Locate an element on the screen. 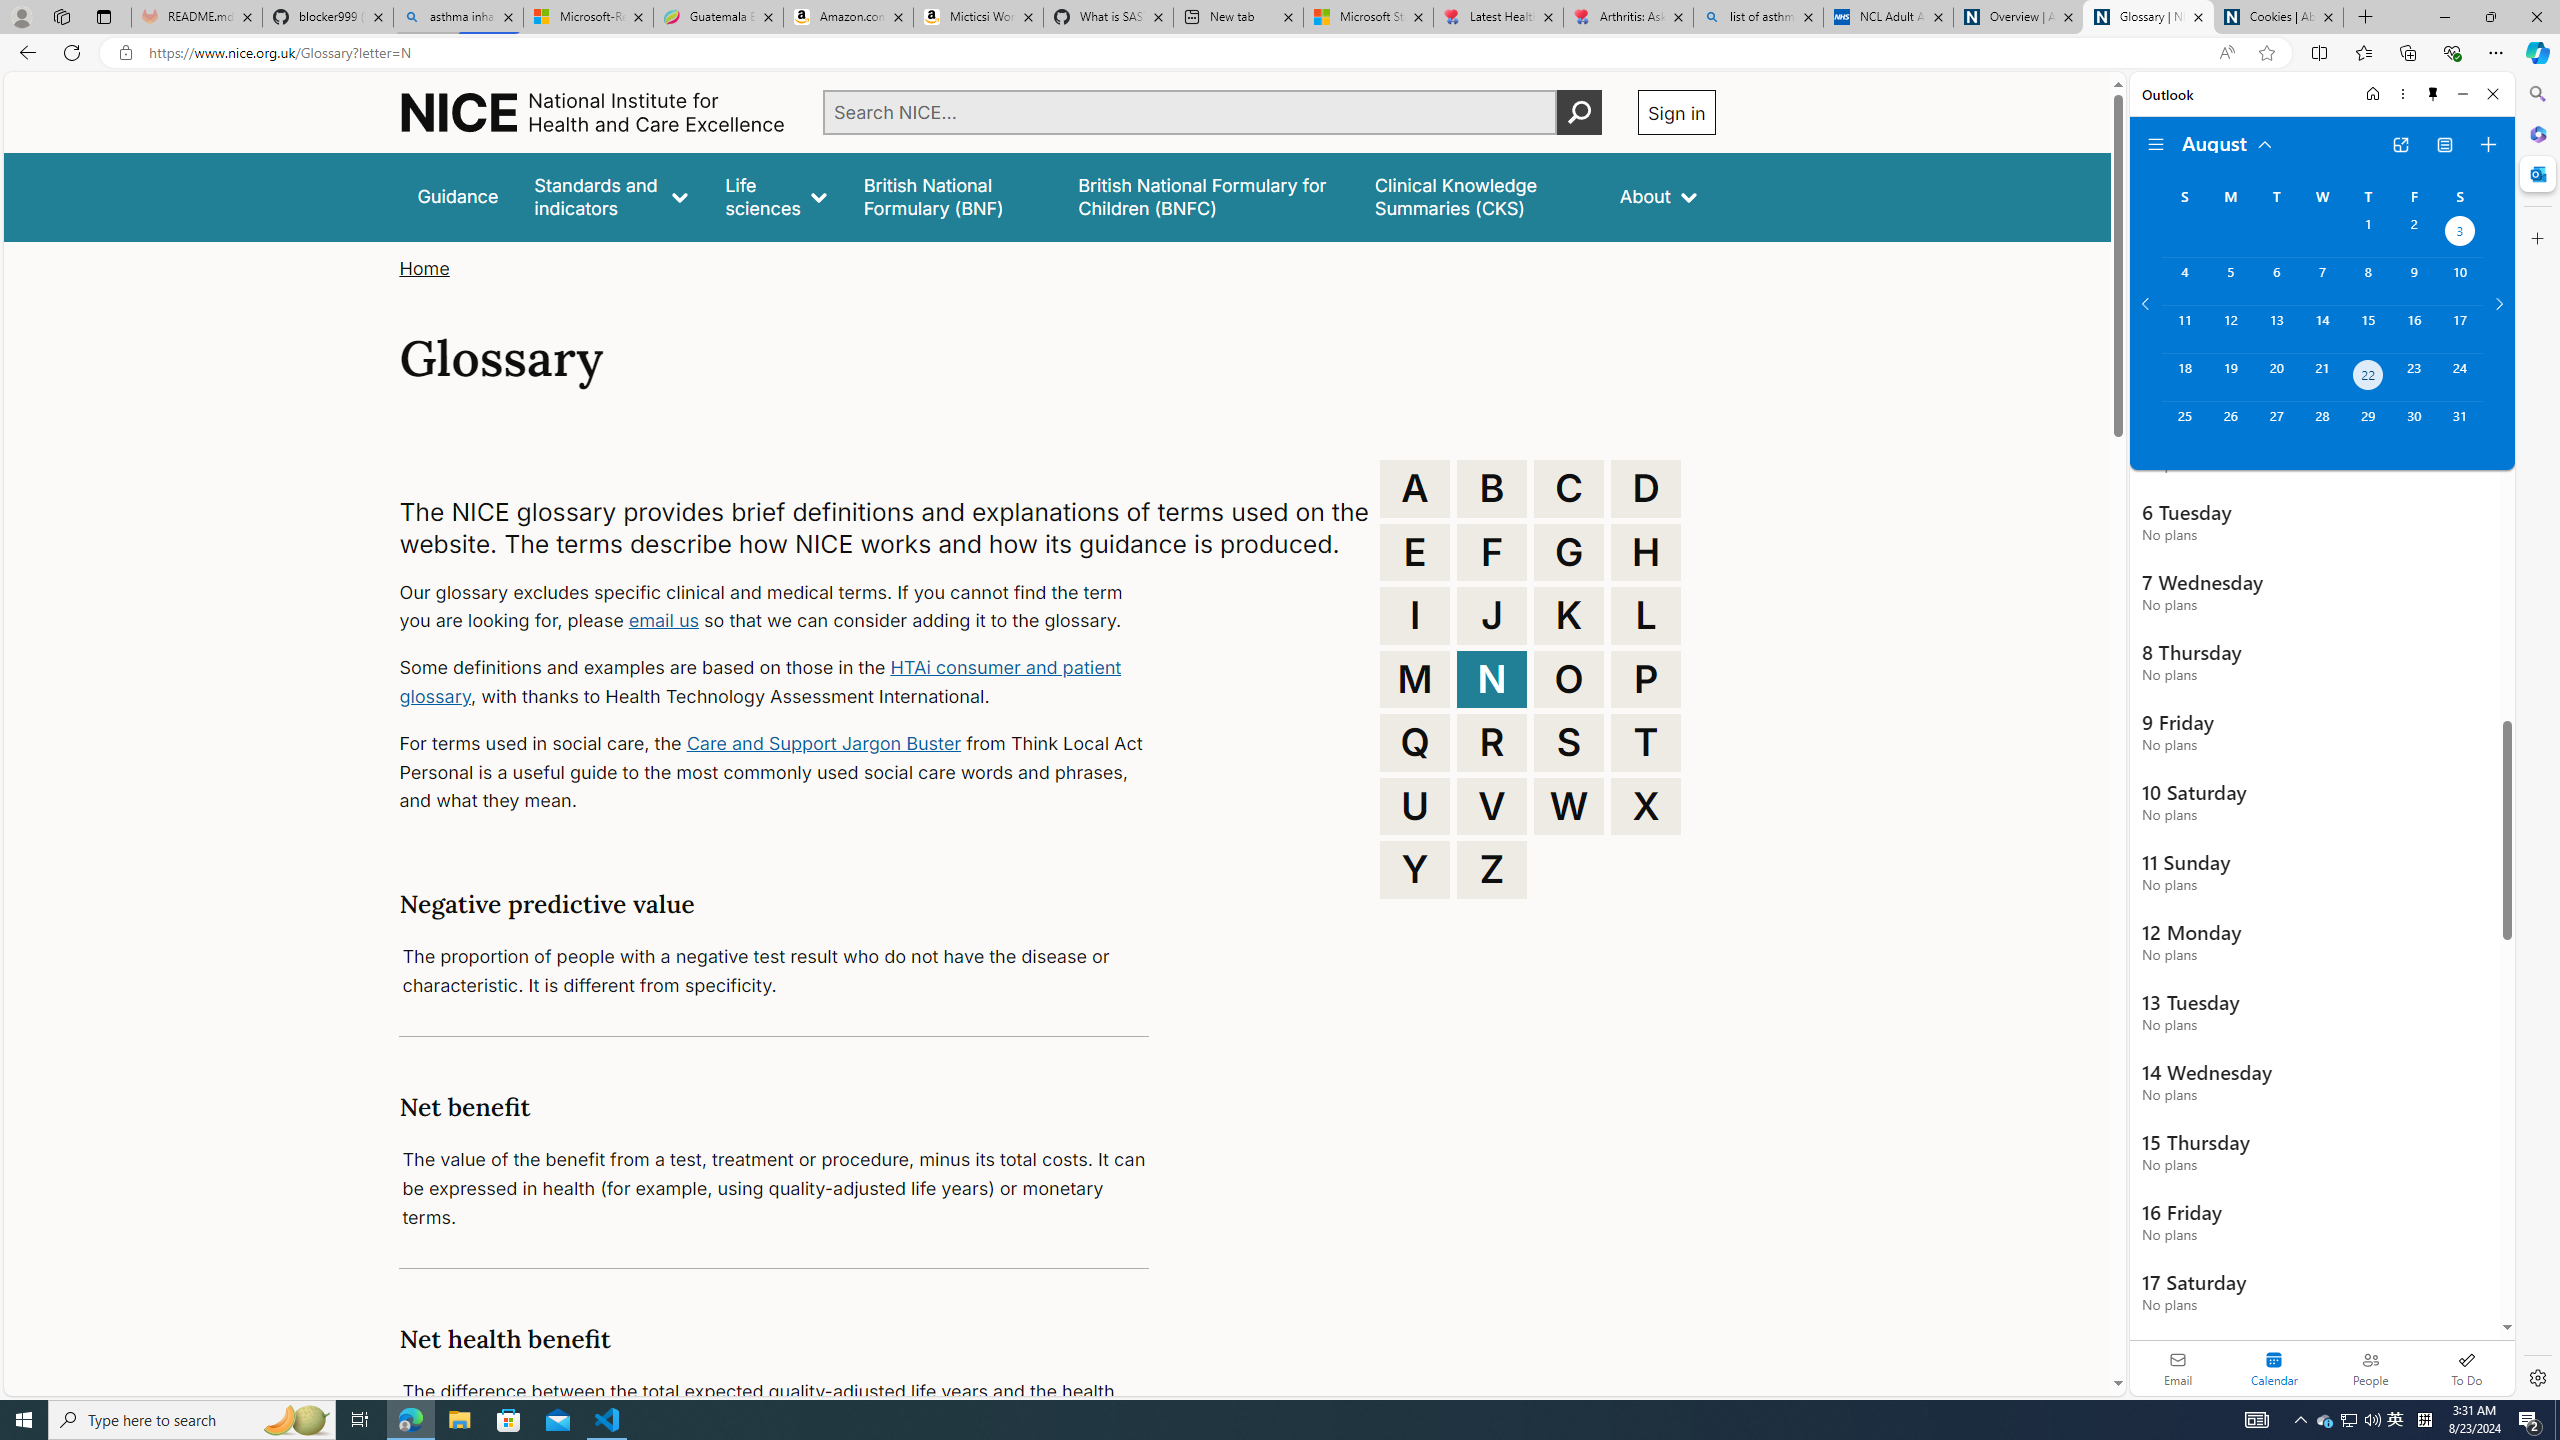  'Restore' is located at coordinates (2490, 16).